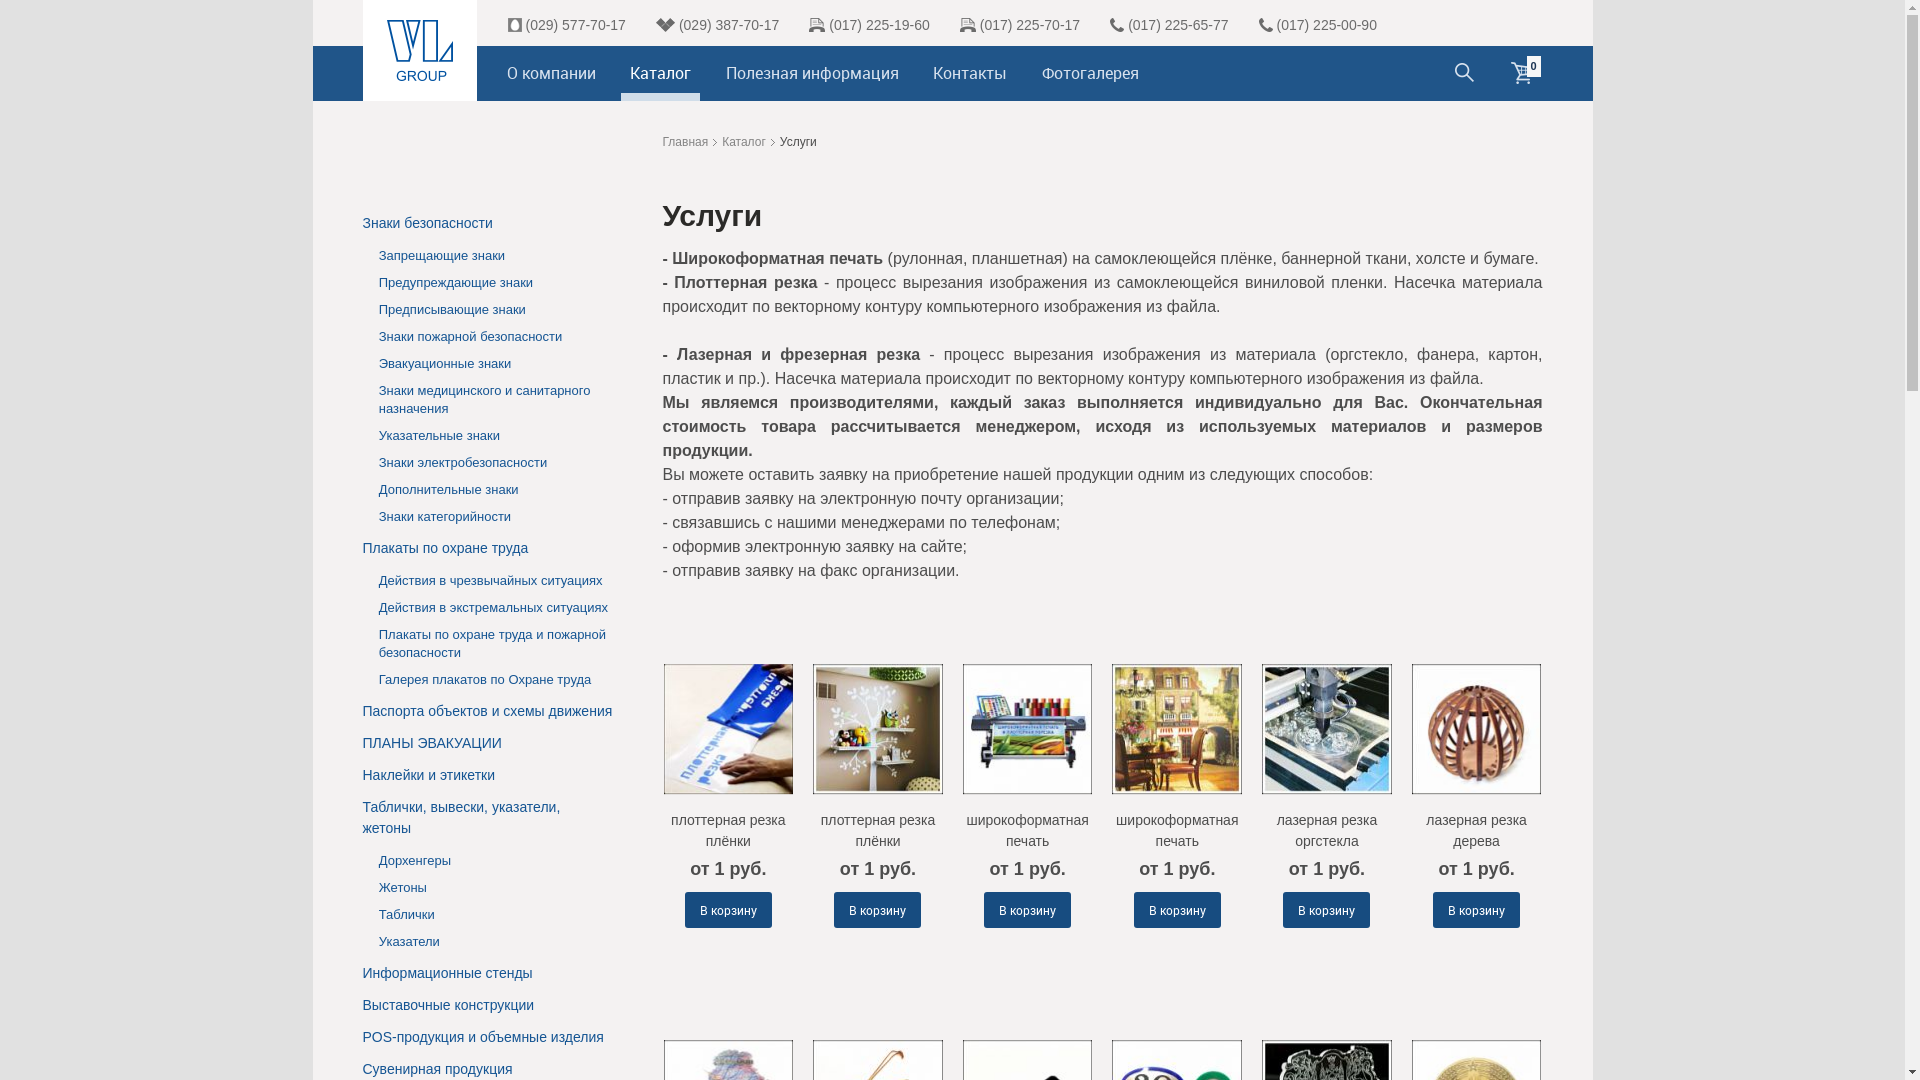  Describe the element at coordinates (1177, 24) in the screenshot. I see `'(017) 225-65-77'` at that location.